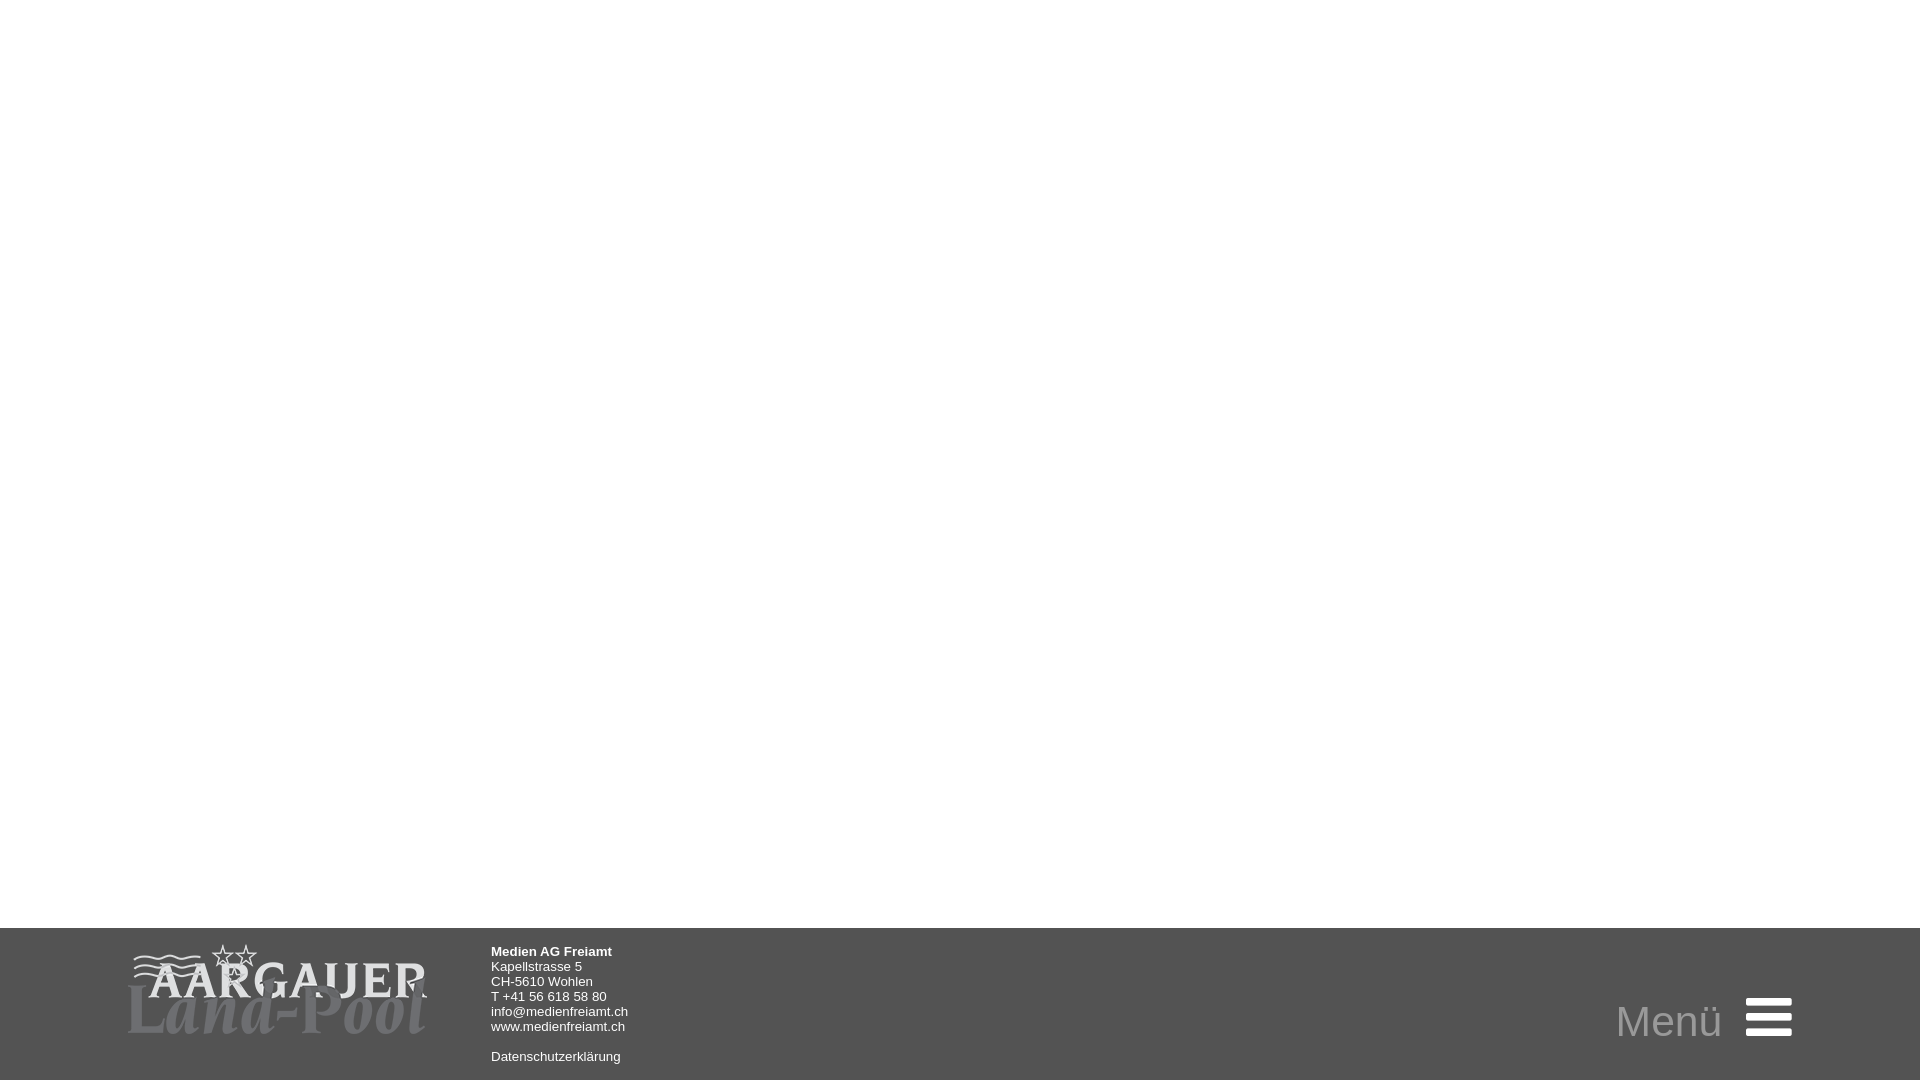  What do you see at coordinates (557, 1026) in the screenshot?
I see `'www.medienfreiamt.ch'` at bounding box center [557, 1026].